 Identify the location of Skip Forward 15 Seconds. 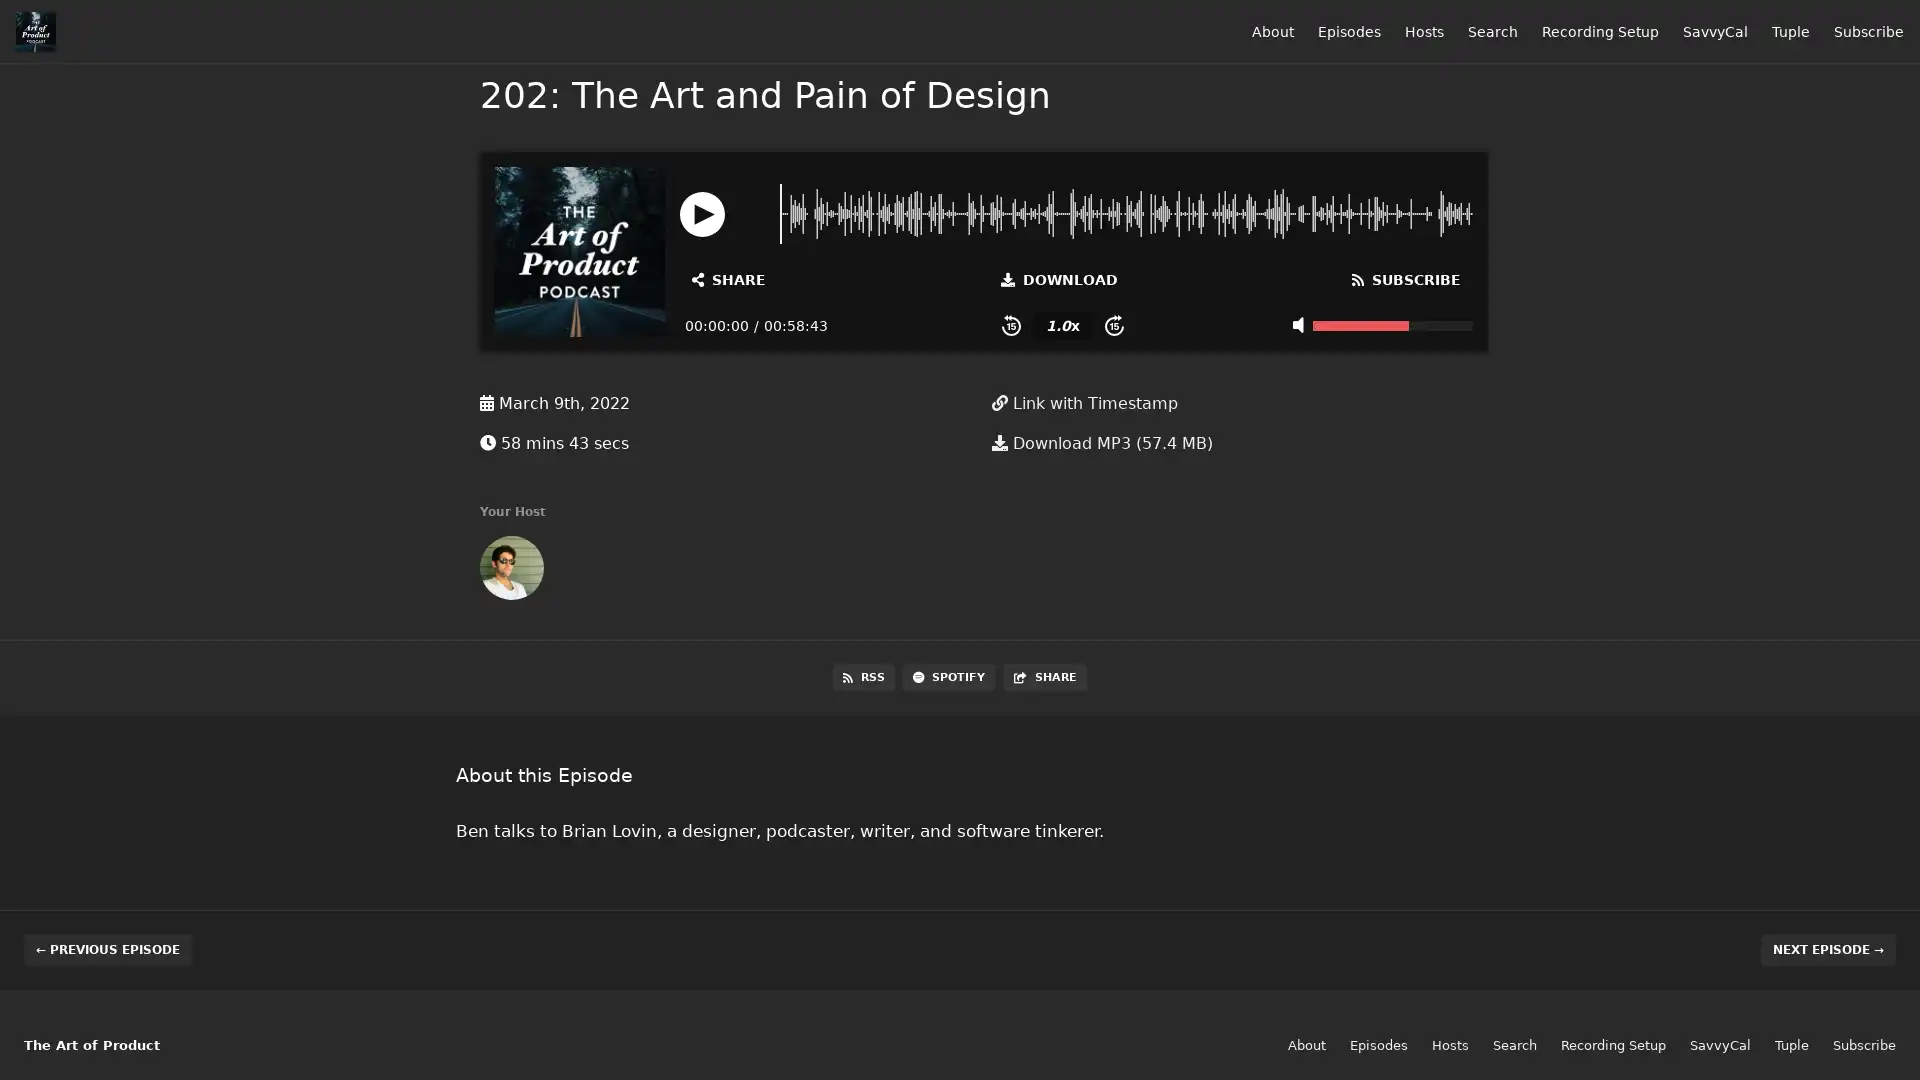
(1113, 323).